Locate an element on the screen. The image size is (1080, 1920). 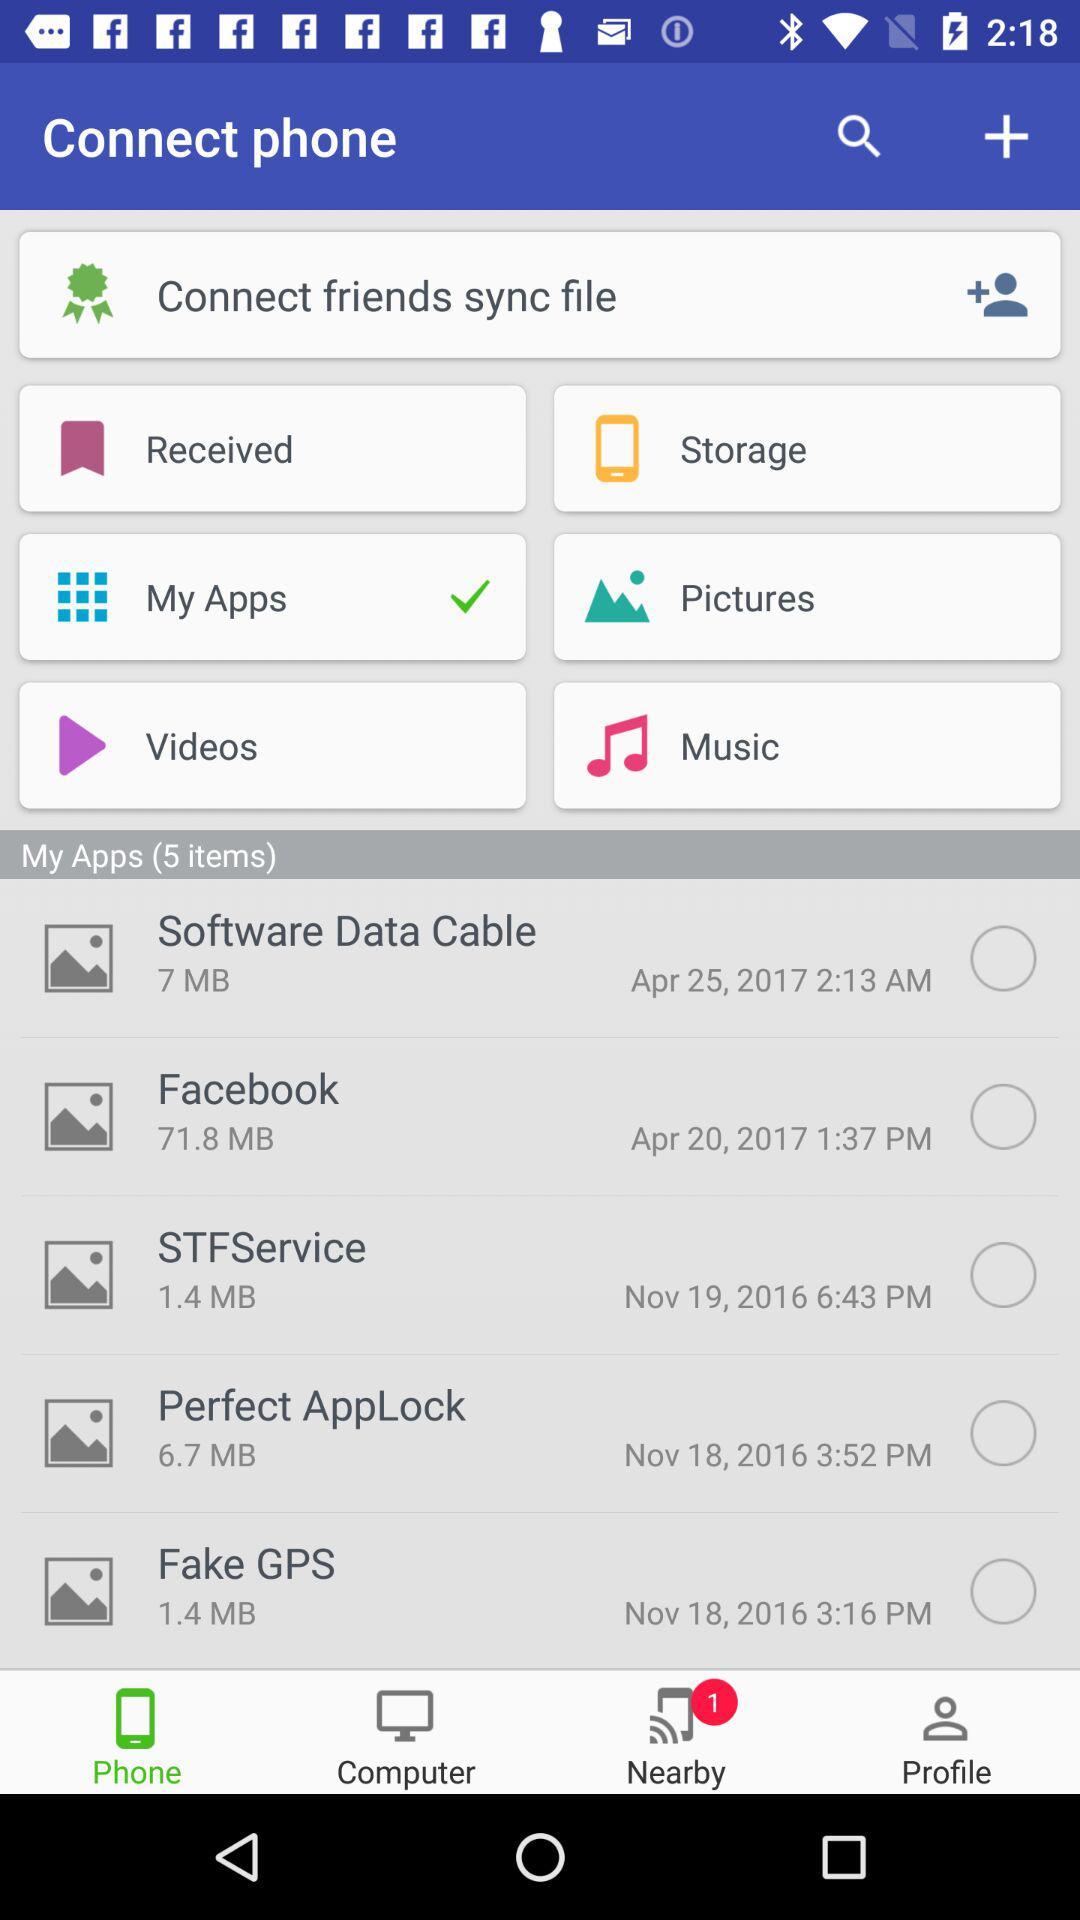
app to the left of the received is located at coordinates (81, 447).